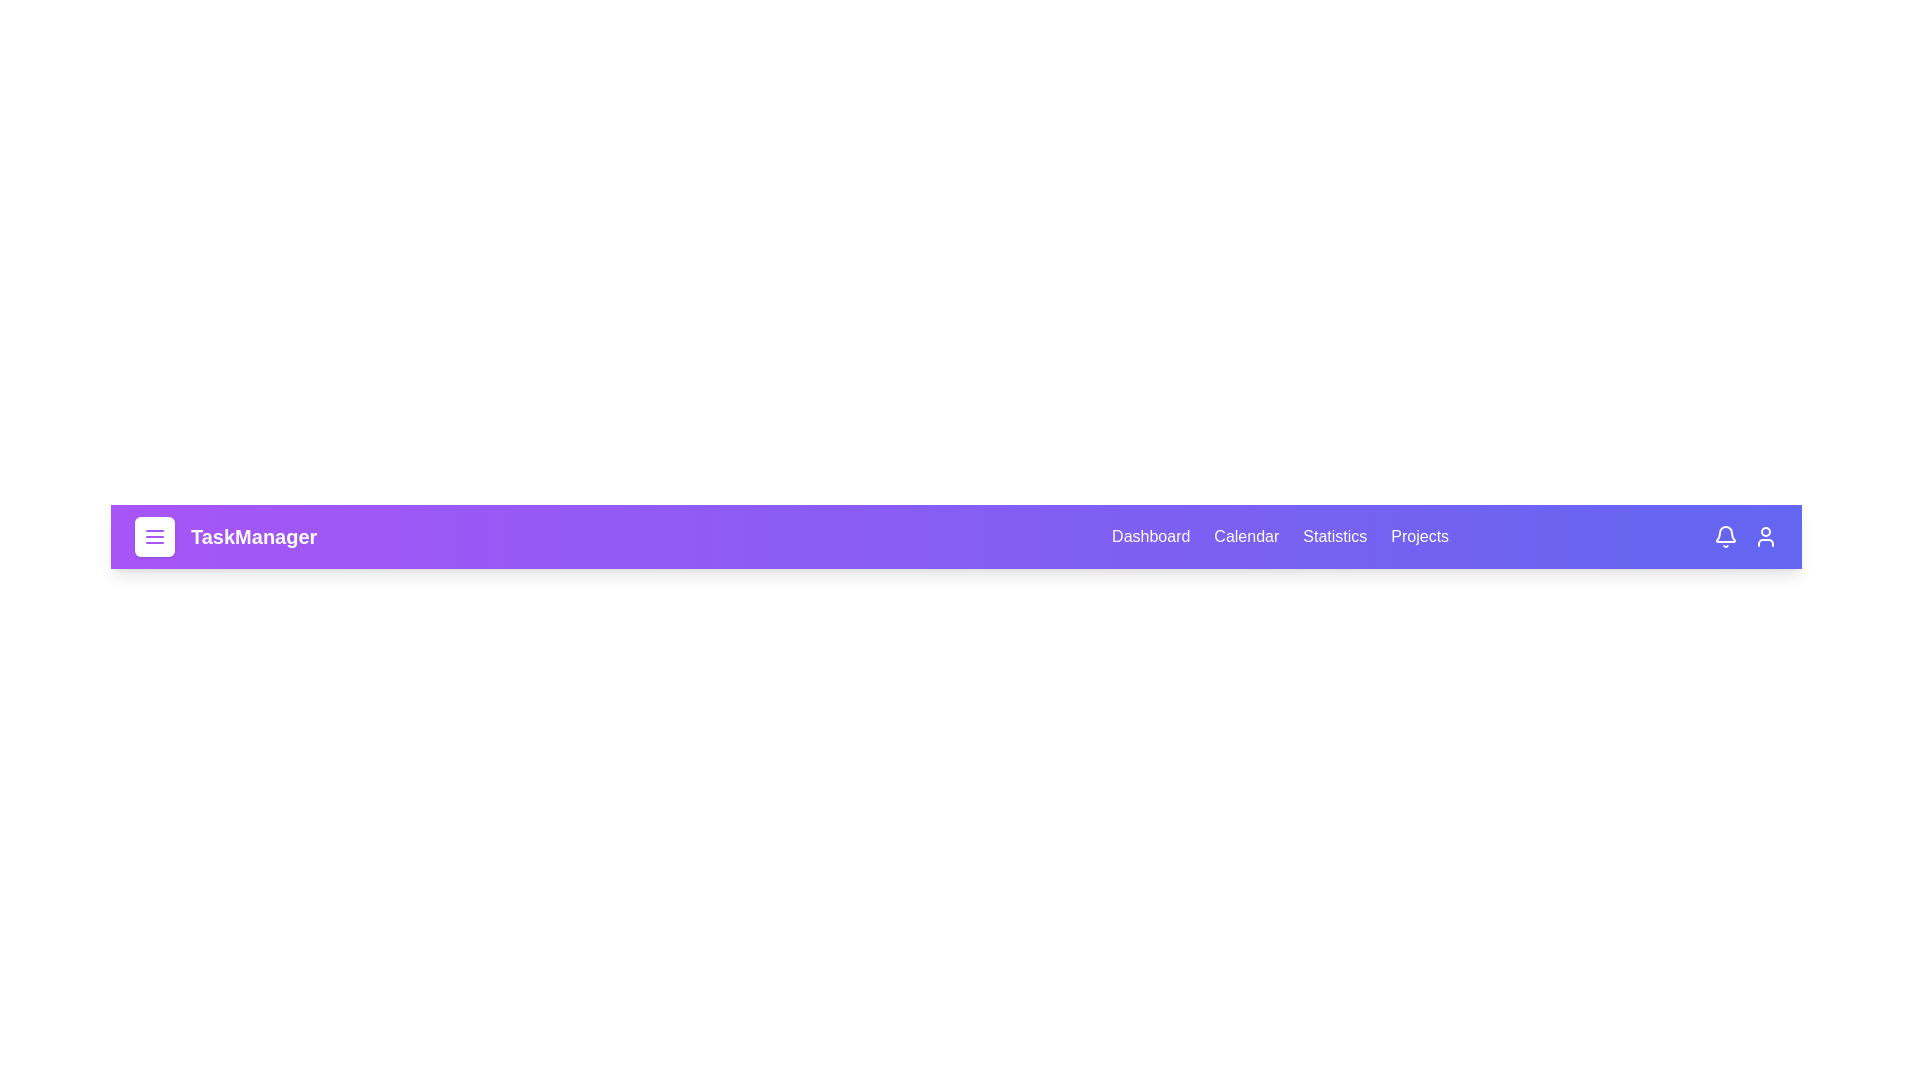  I want to click on the bell icon to view notifications, so click(1725, 535).